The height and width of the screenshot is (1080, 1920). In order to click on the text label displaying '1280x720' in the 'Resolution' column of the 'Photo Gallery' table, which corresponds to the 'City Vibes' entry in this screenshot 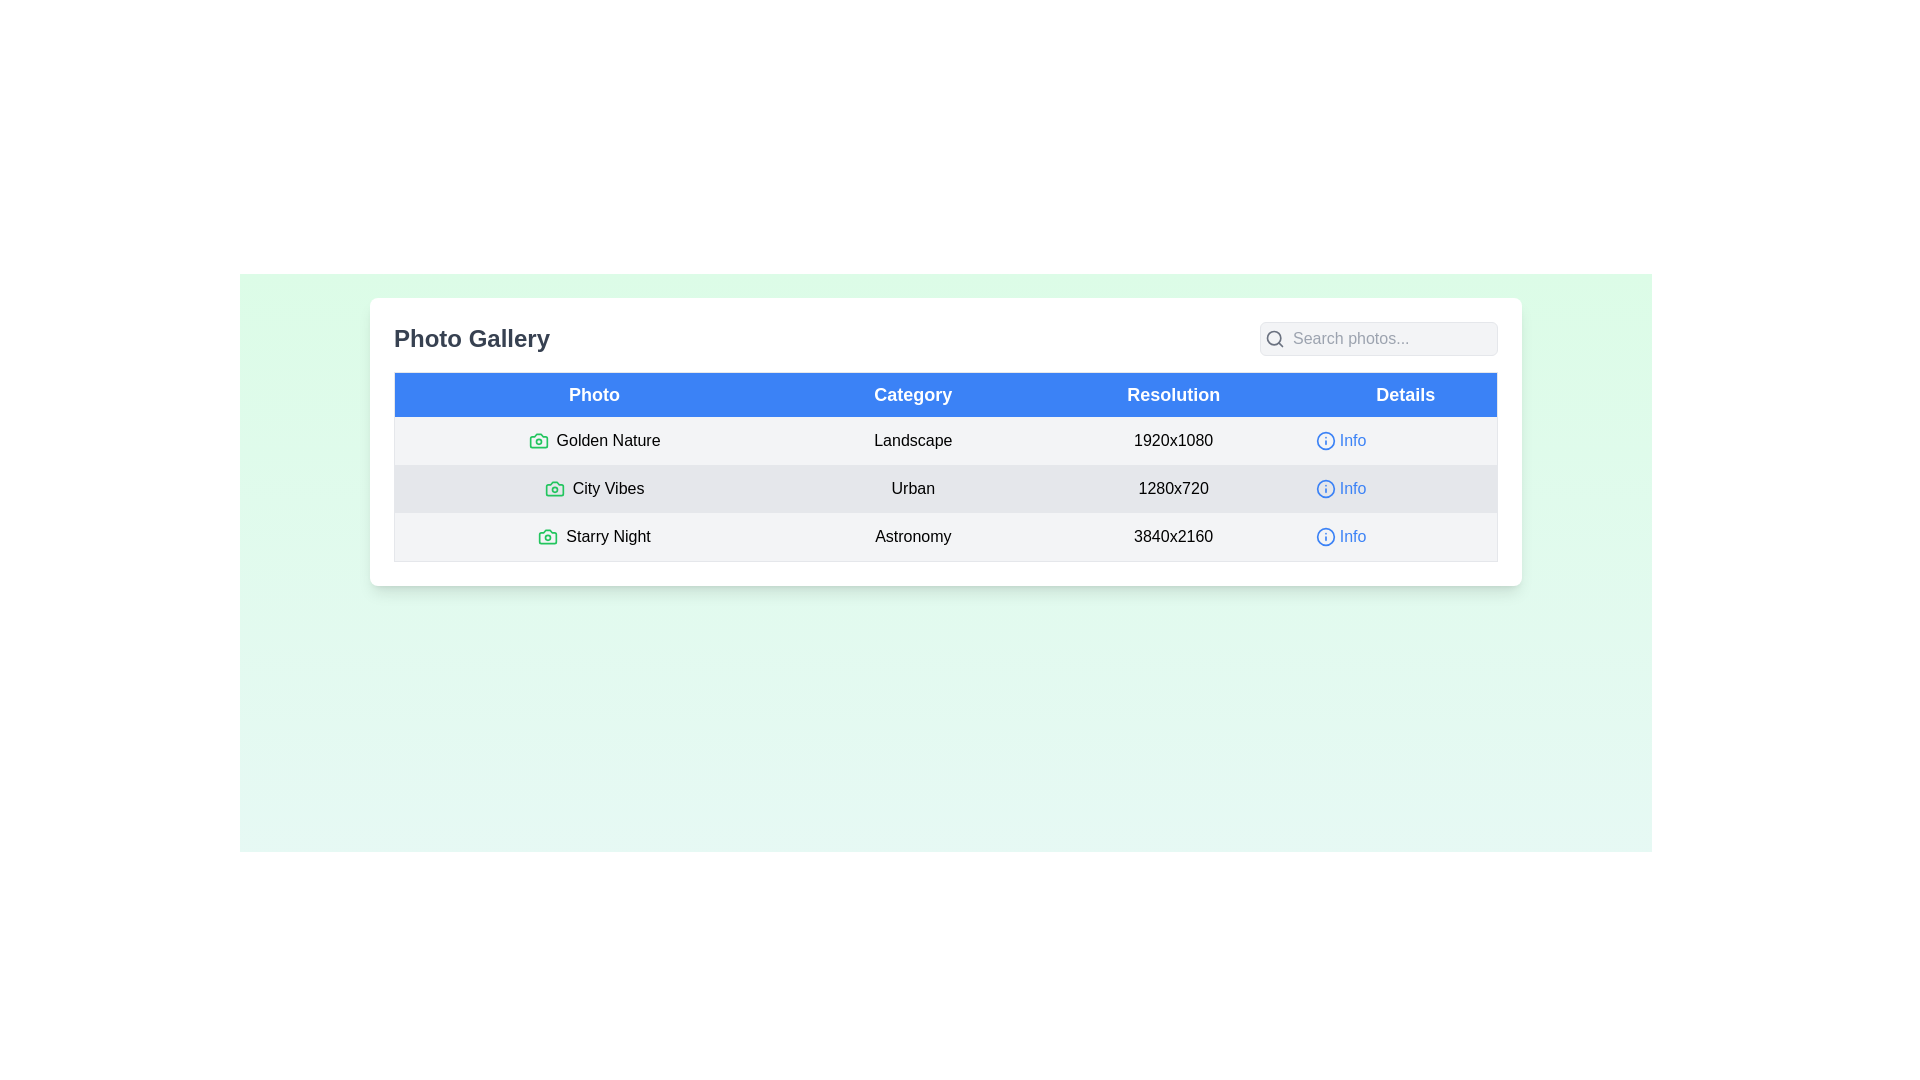, I will do `click(1173, 489)`.